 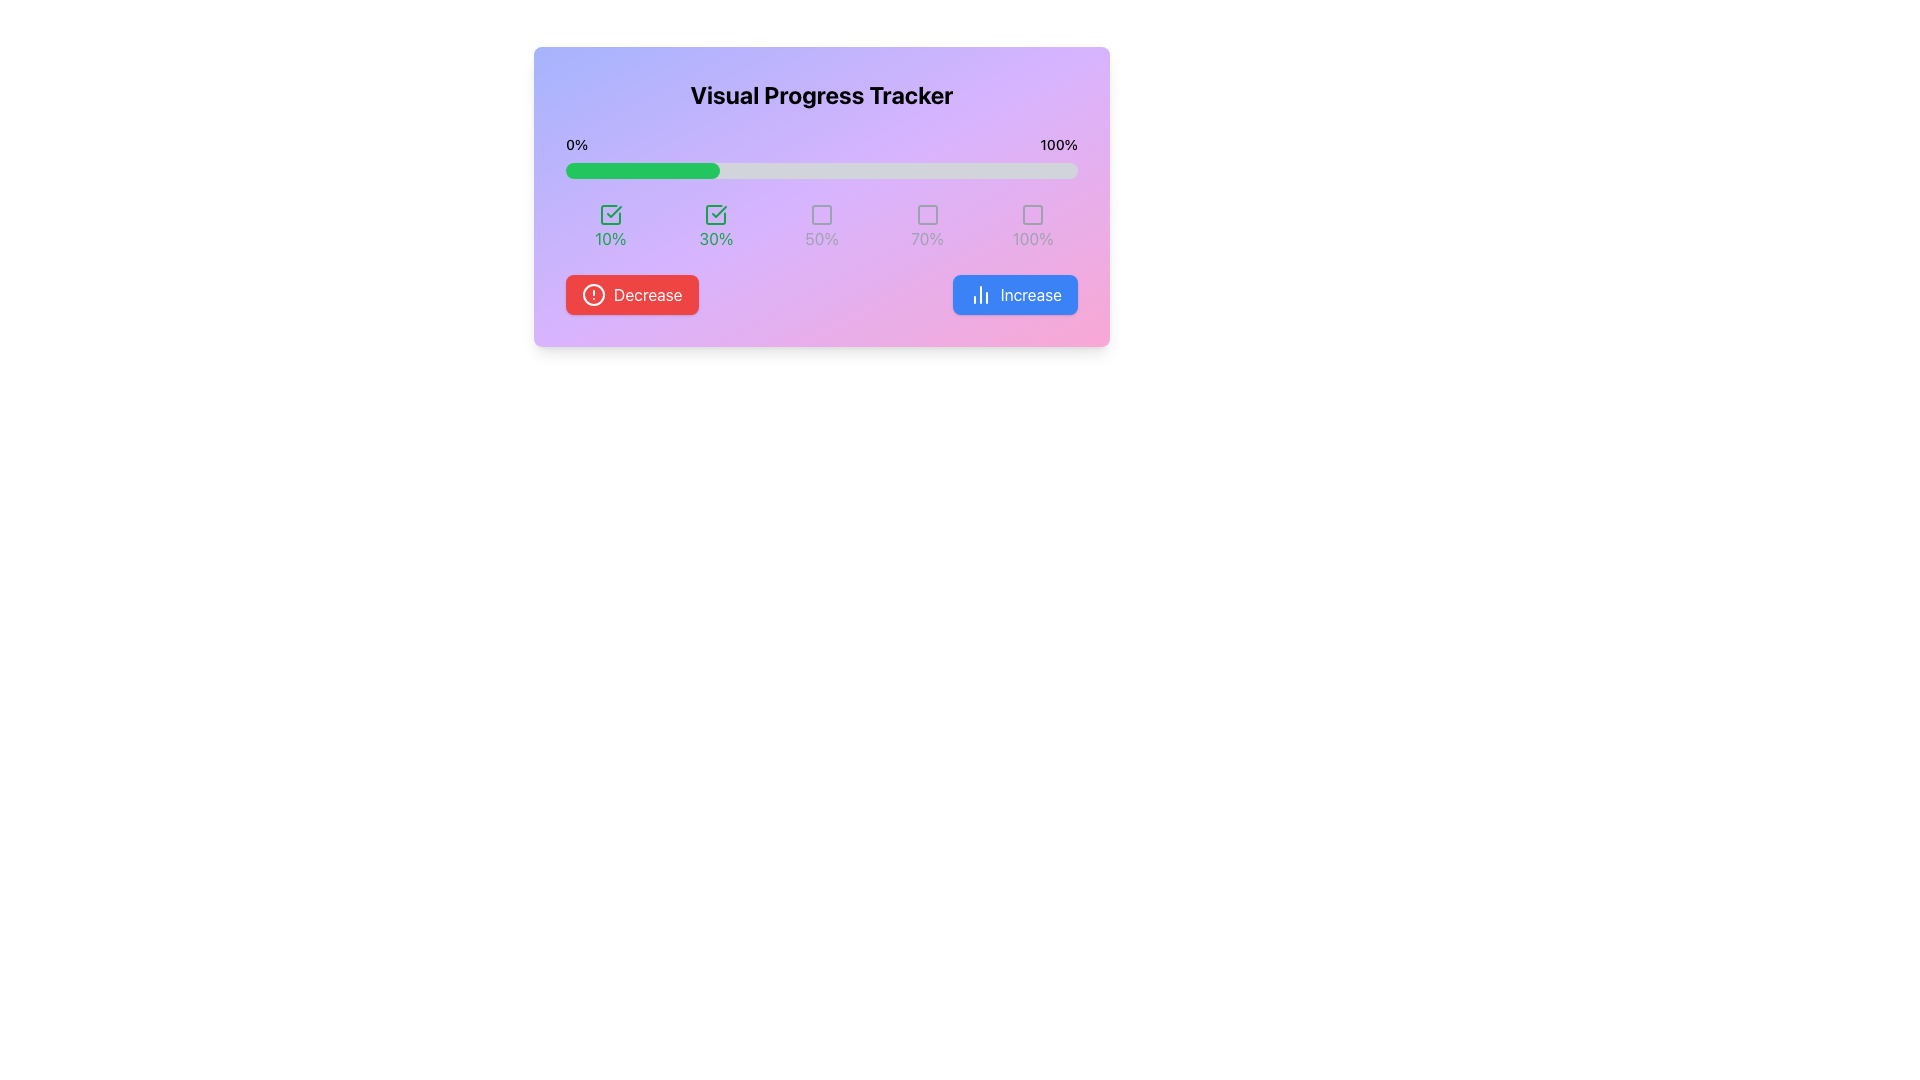 What do you see at coordinates (980, 294) in the screenshot?
I see `the bar chart icon within the blue 'Increase' button located at the bottom-right of the card layout` at bounding box center [980, 294].